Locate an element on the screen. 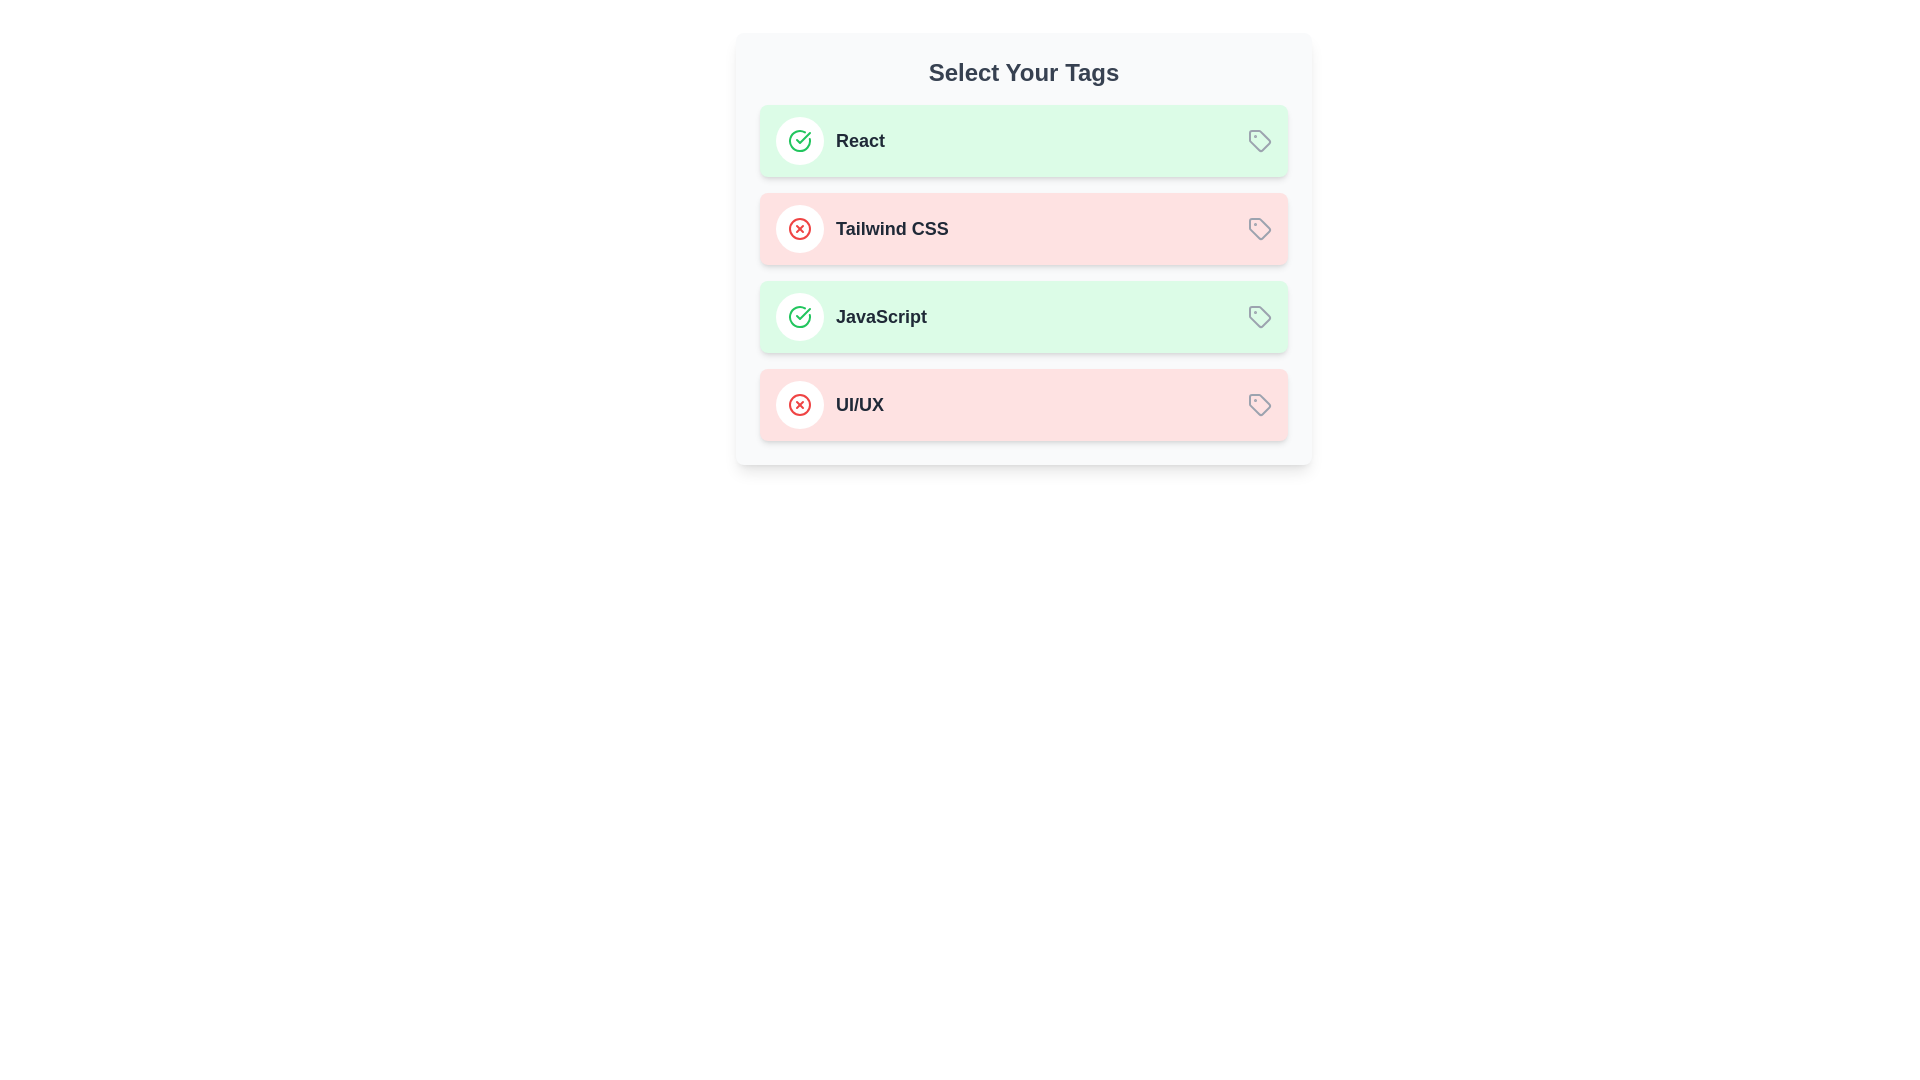  label text of the 'UI/UX' tag item, which is the last item in the vertically stacked list of tag options is located at coordinates (830, 405).